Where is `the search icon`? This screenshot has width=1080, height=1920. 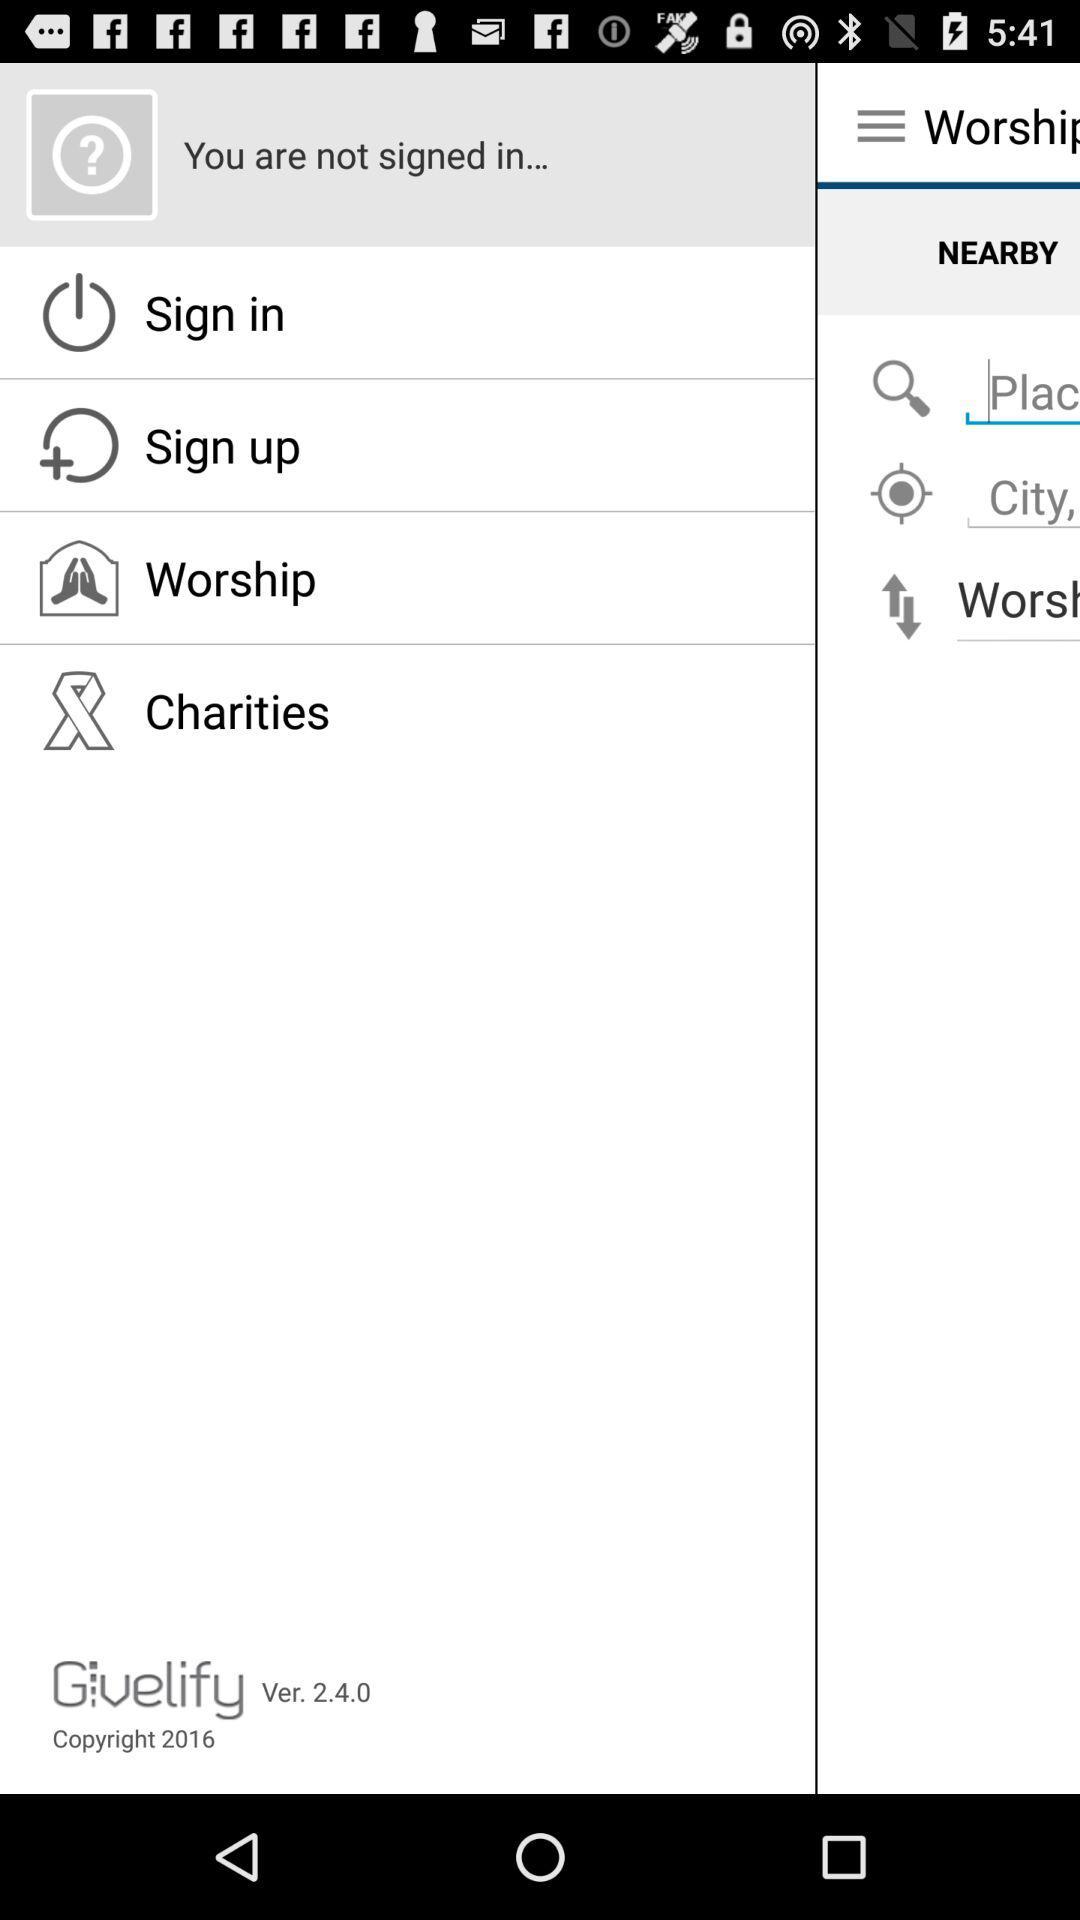 the search icon is located at coordinates (901, 416).